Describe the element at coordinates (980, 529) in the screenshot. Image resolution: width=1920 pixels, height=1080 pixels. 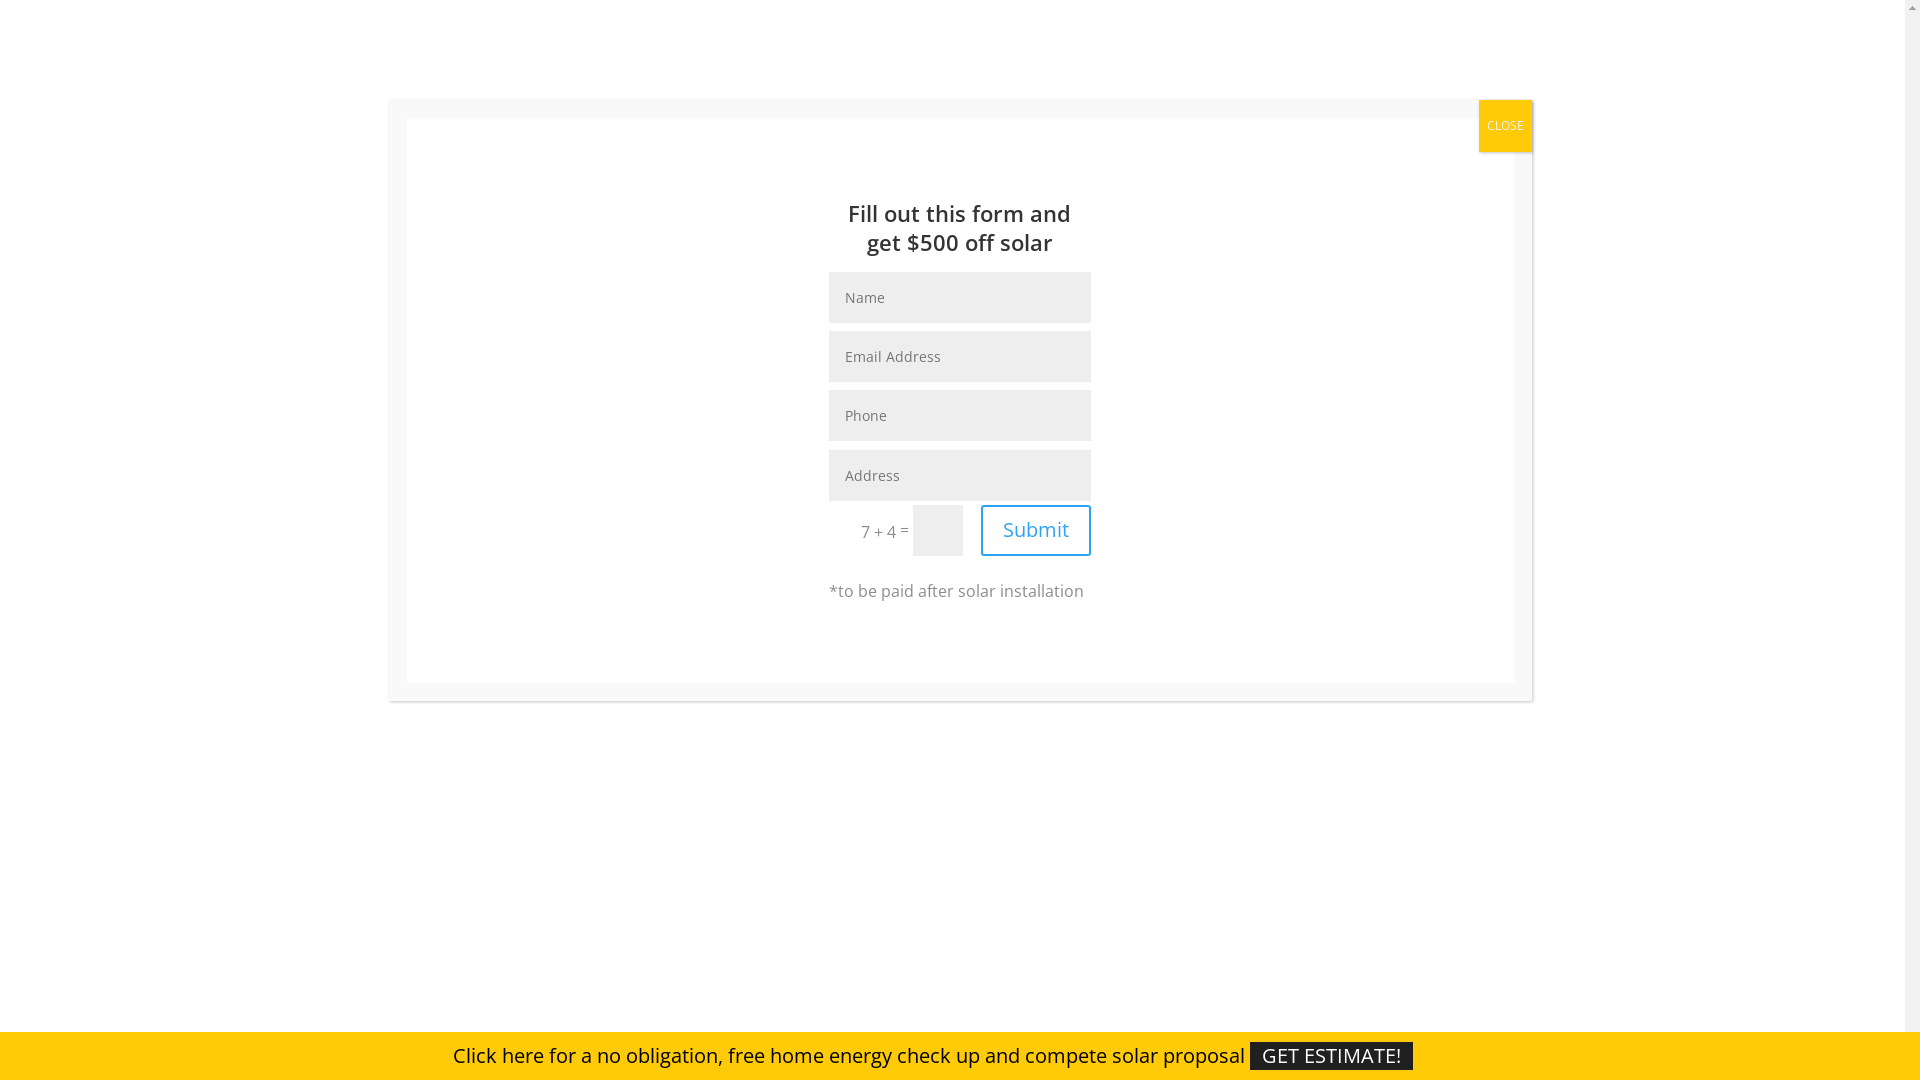
I see `'Submit'` at that location.